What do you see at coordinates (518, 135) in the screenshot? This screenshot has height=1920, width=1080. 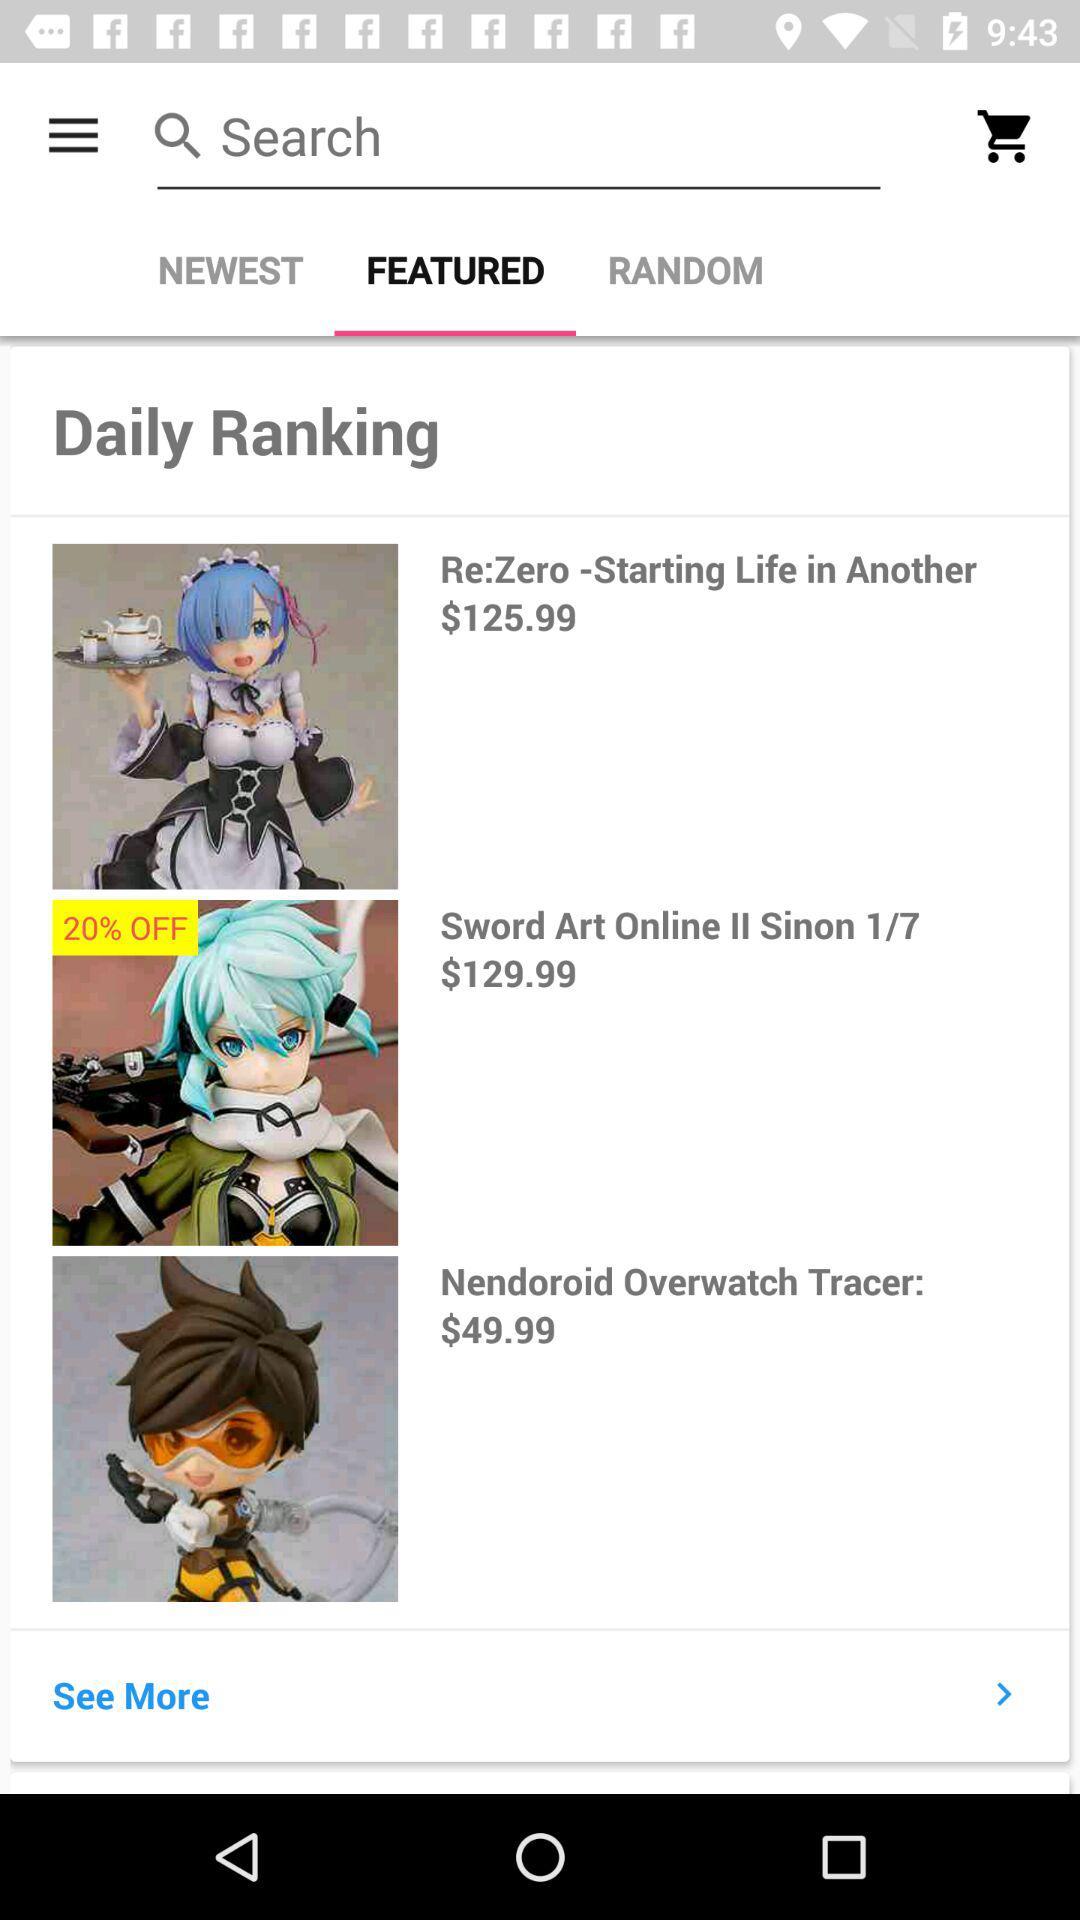 I see `item above newest icon` at bounding box center [518, 135].